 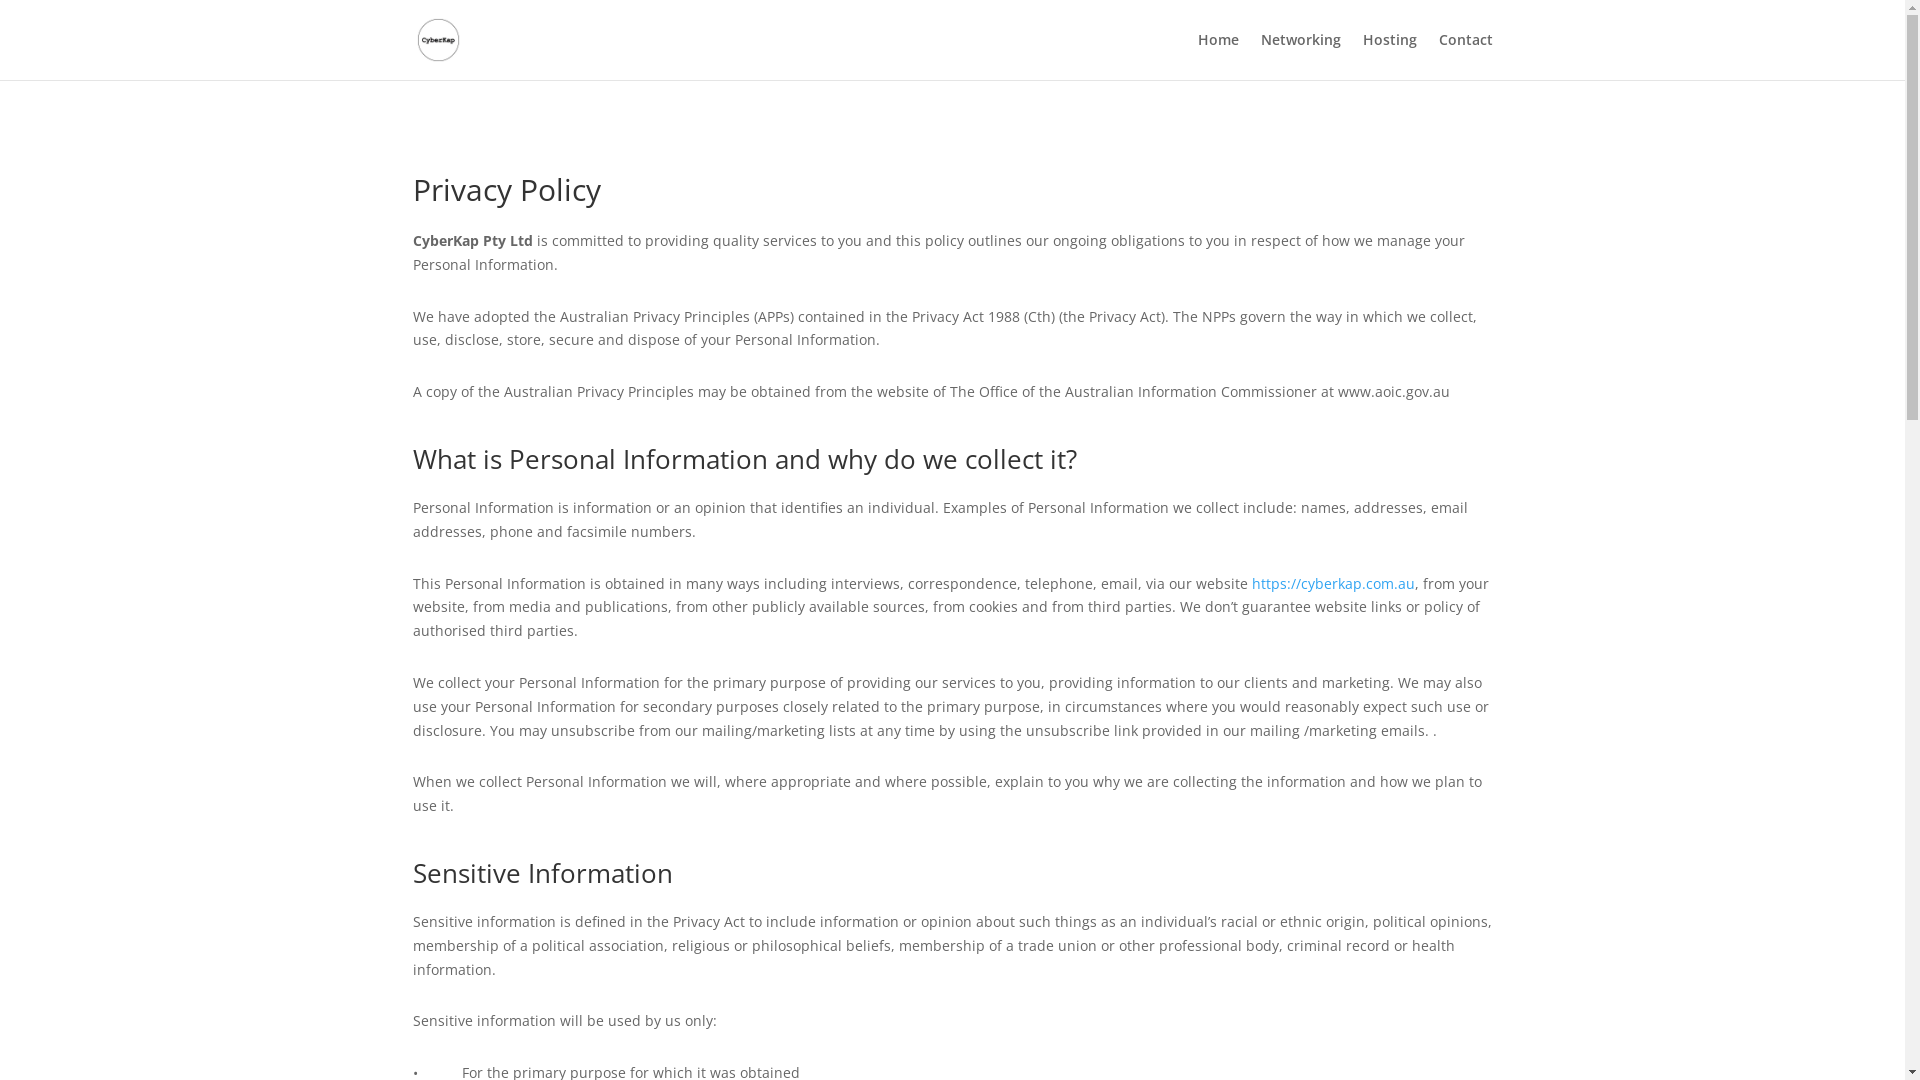 What do you see at coordinates (1387, 55) in the screenshot?
I see `'Hosting'` at bounding box center [1387, 55].